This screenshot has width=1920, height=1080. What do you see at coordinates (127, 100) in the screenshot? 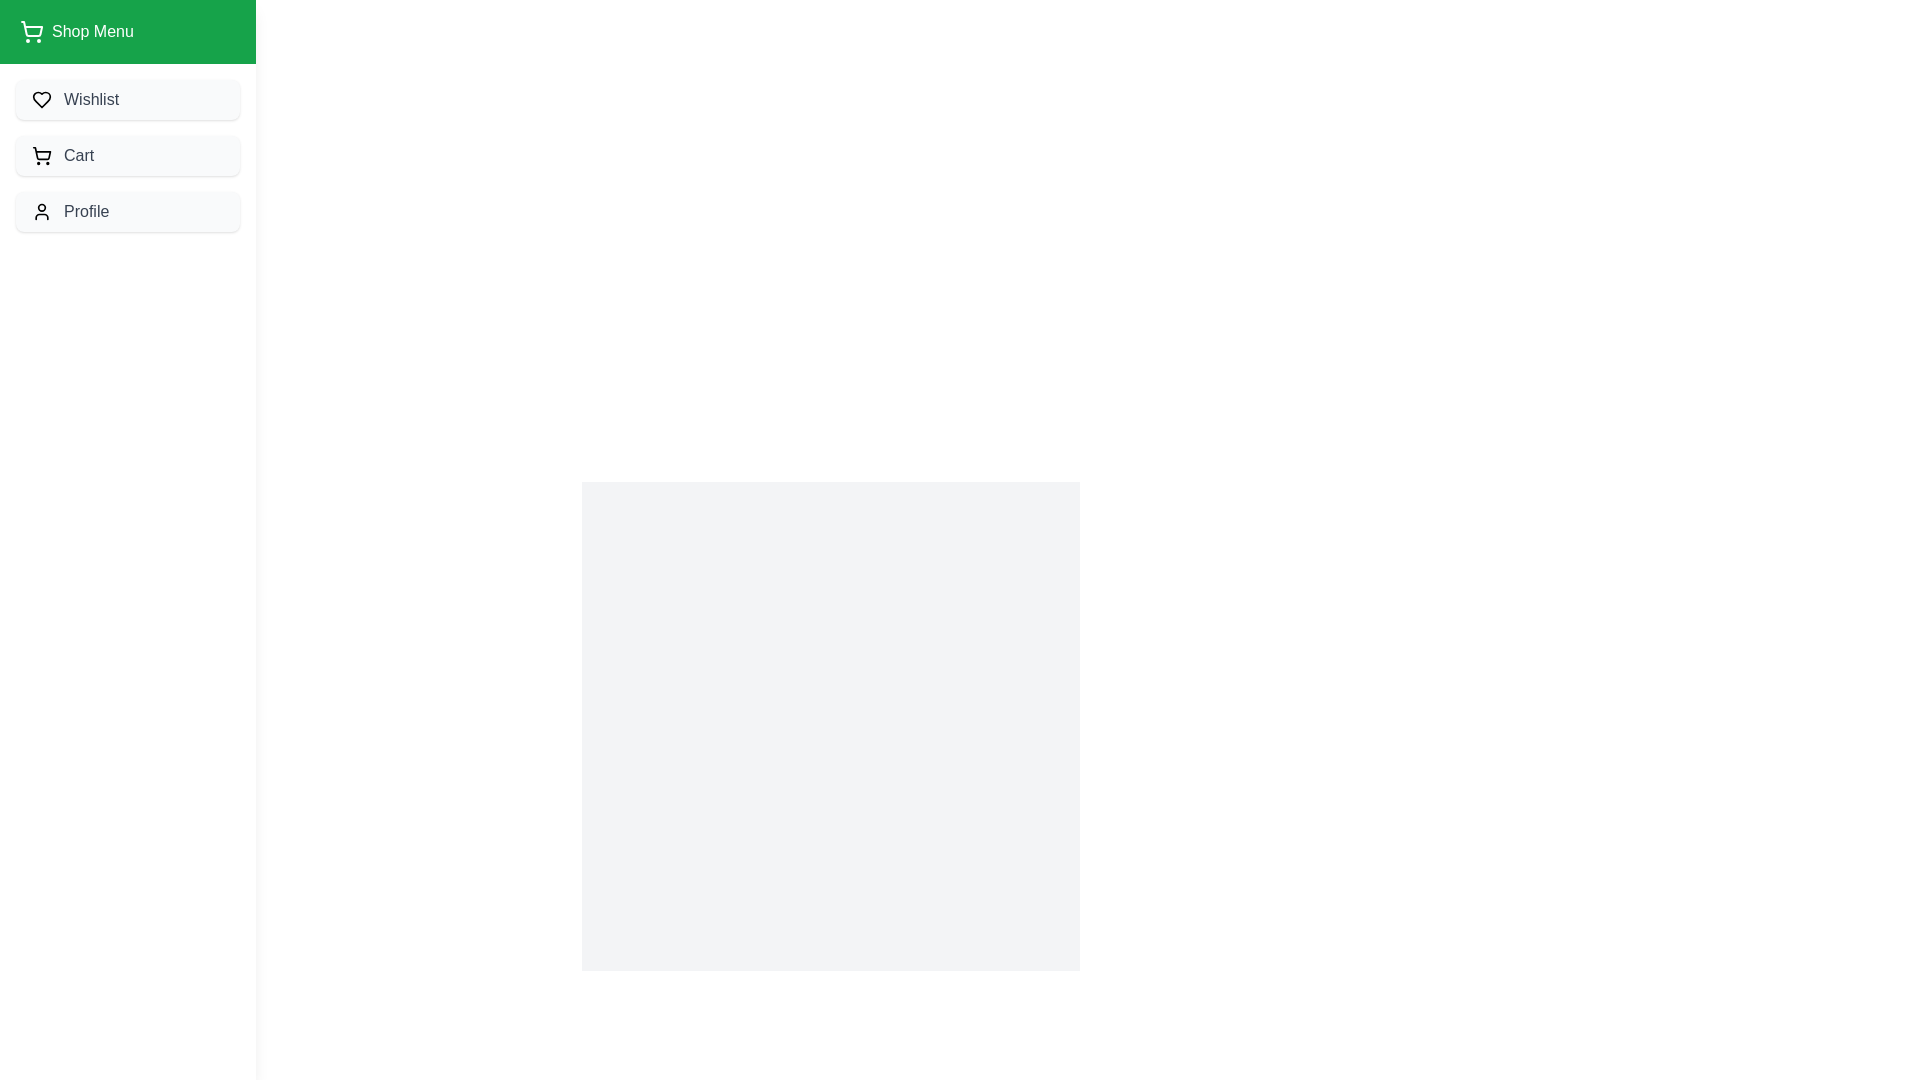
I see `the navigation drawer item Wishlist` at bounding box center [127, 100].